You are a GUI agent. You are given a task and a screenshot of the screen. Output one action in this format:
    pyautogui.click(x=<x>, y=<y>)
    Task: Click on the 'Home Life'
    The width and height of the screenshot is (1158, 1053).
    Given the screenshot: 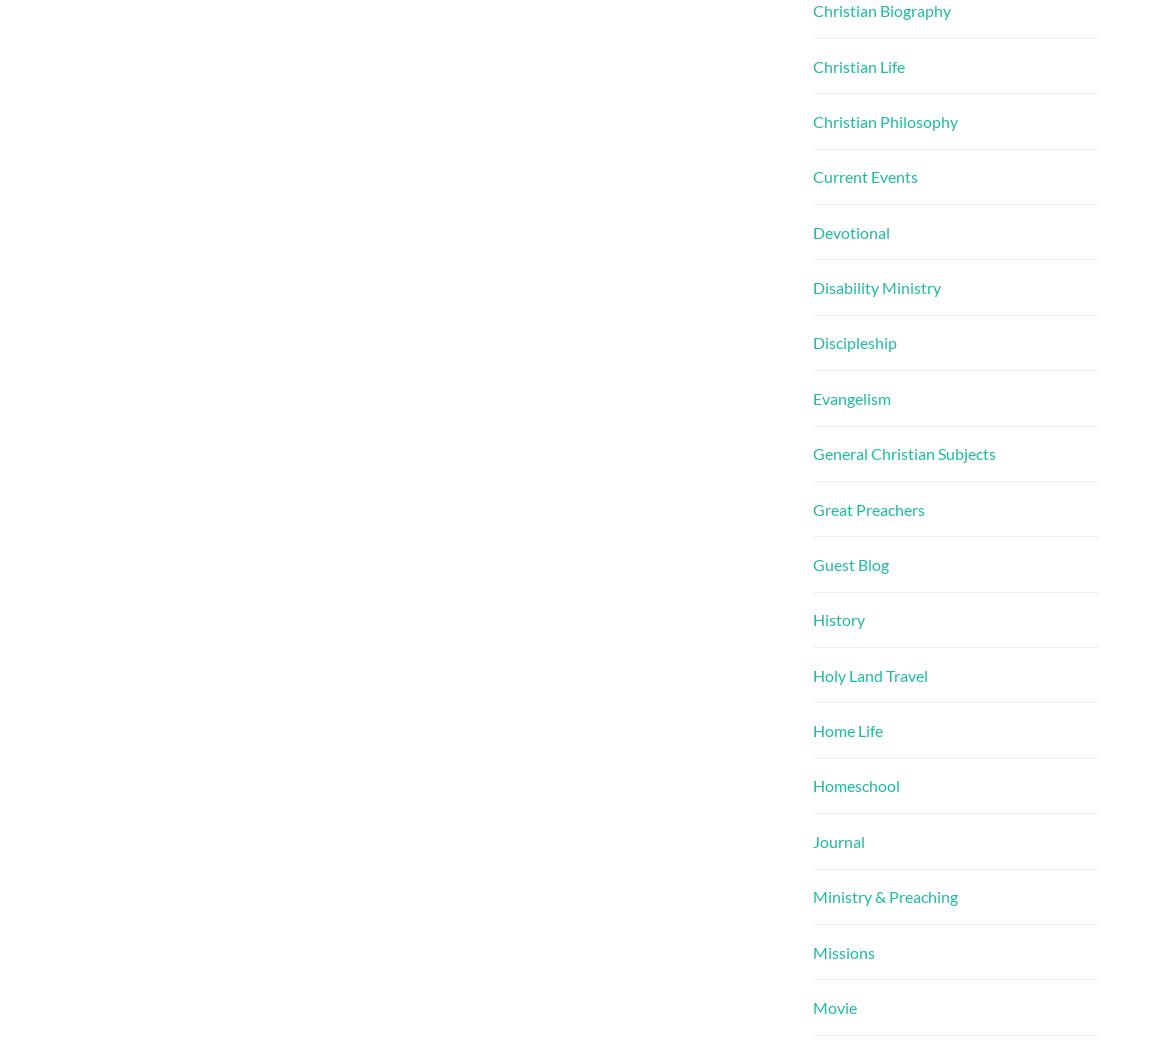 What is the action you would take?
    pyautogui.click(x=847, y=729)
    